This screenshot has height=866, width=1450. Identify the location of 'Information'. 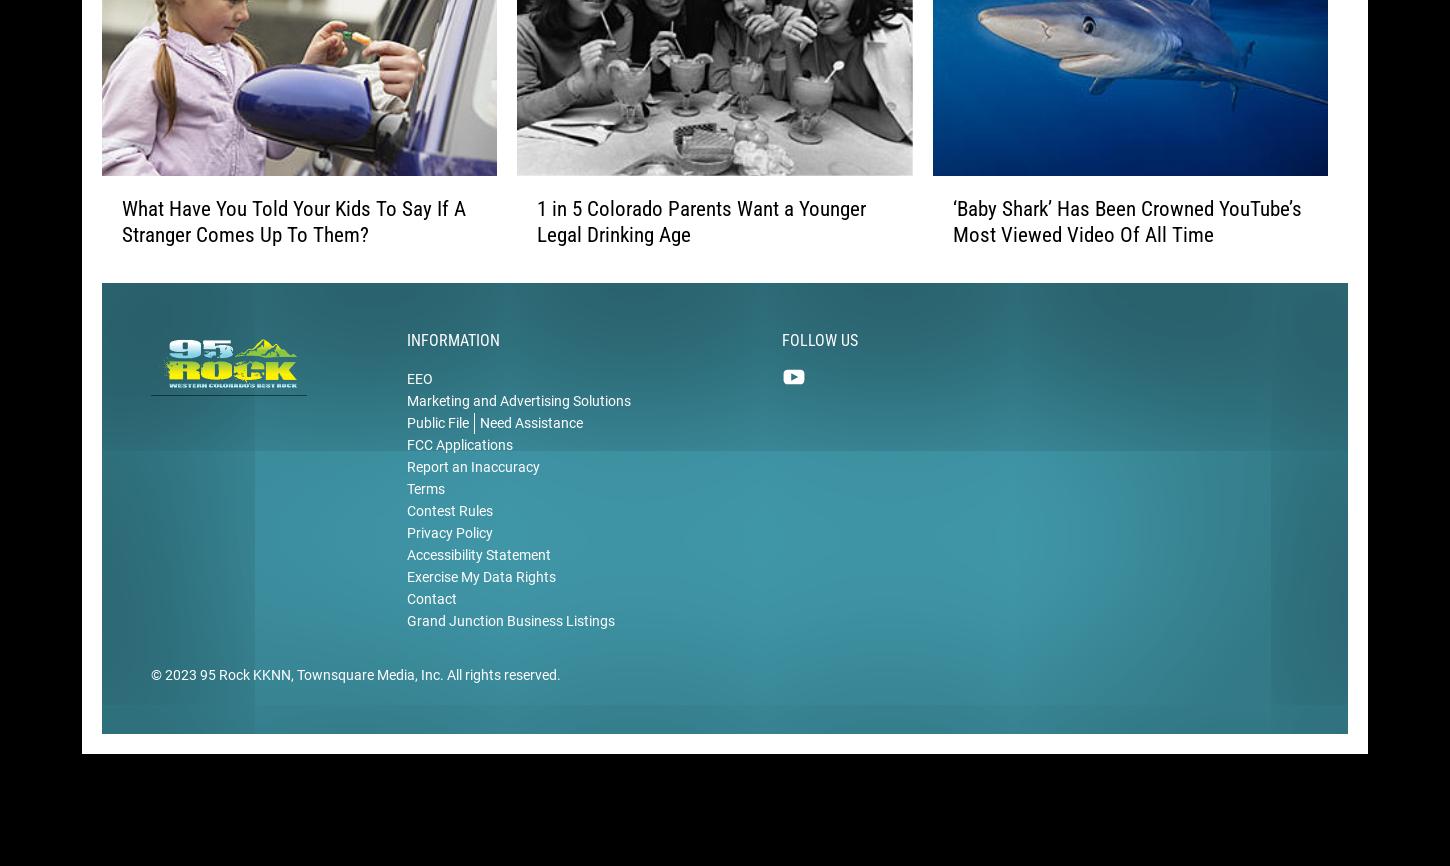
(452, 366).